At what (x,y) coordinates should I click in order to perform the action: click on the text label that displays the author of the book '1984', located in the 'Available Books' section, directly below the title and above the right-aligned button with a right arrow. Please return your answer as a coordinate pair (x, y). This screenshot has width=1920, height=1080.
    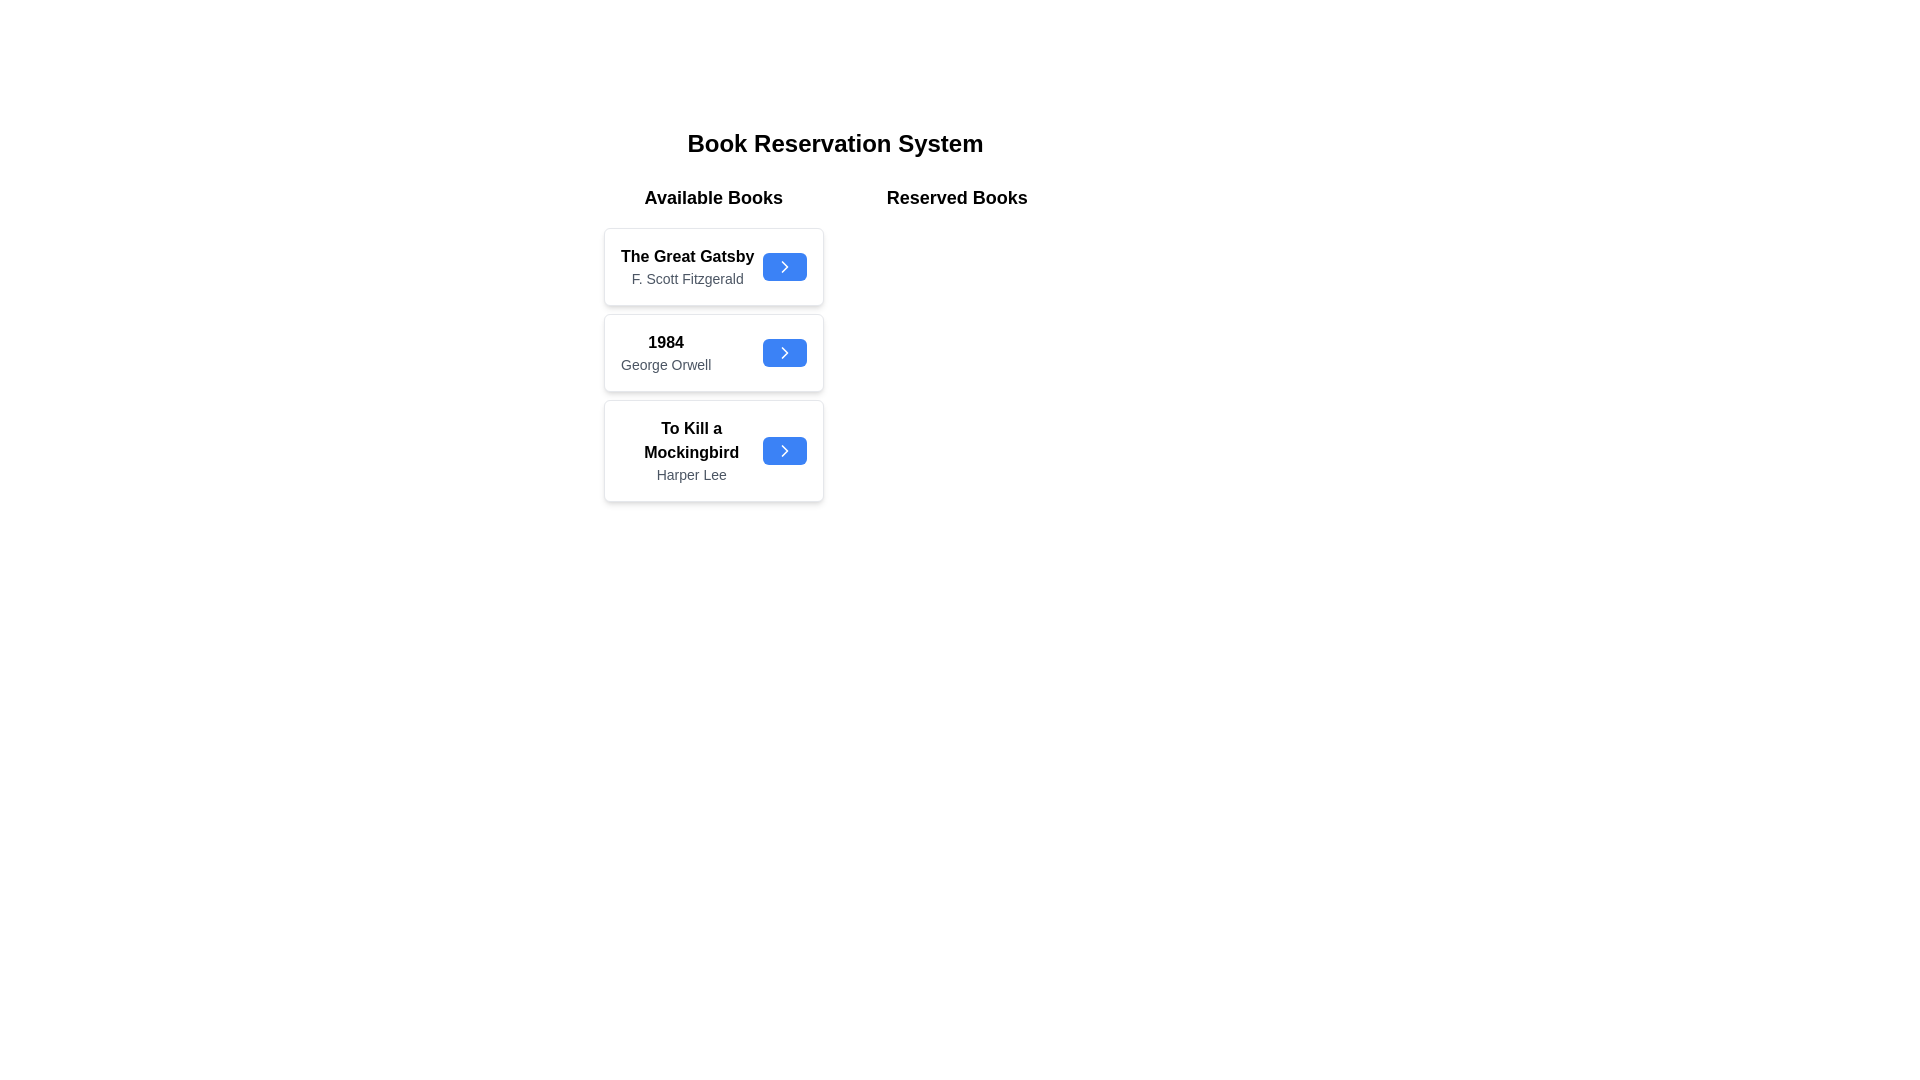
    Looking at the image, I should click on (666, 365).